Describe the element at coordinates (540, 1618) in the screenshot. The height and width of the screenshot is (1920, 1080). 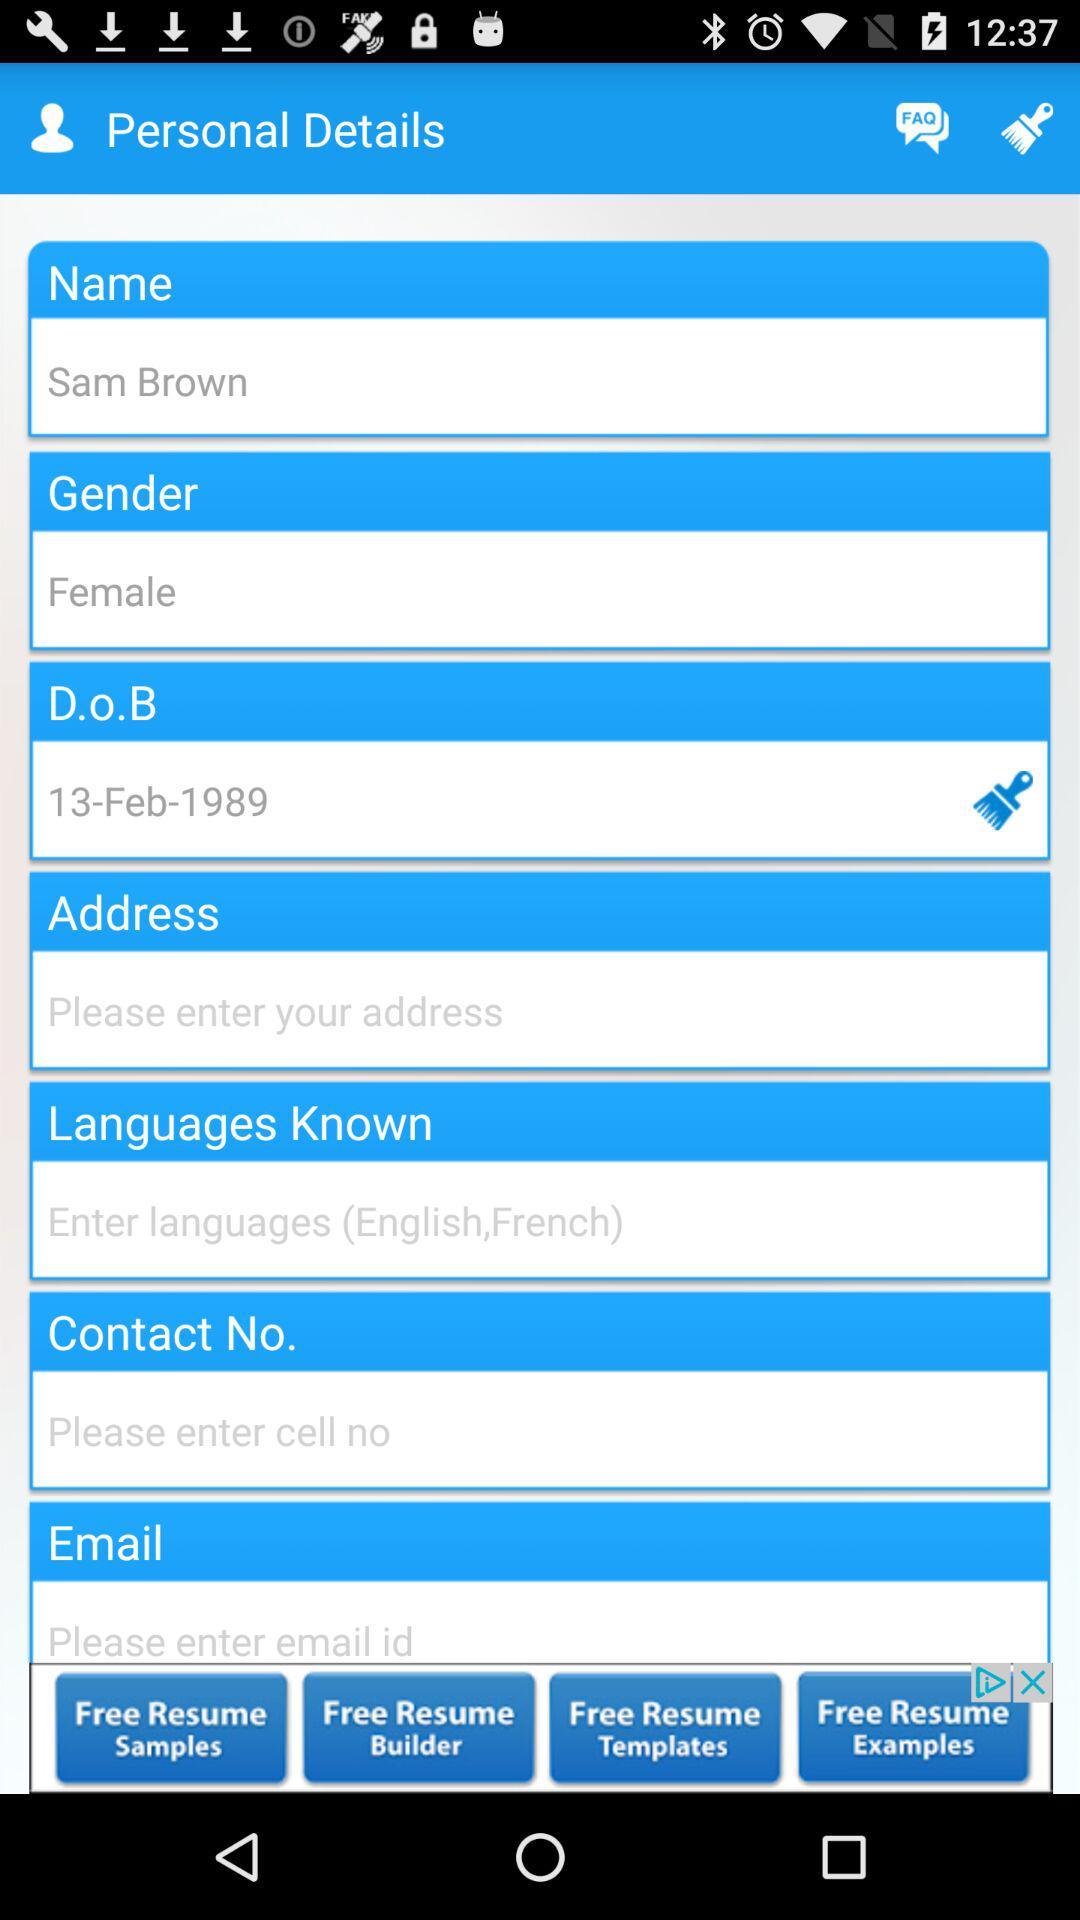
I see `email id` at that location.